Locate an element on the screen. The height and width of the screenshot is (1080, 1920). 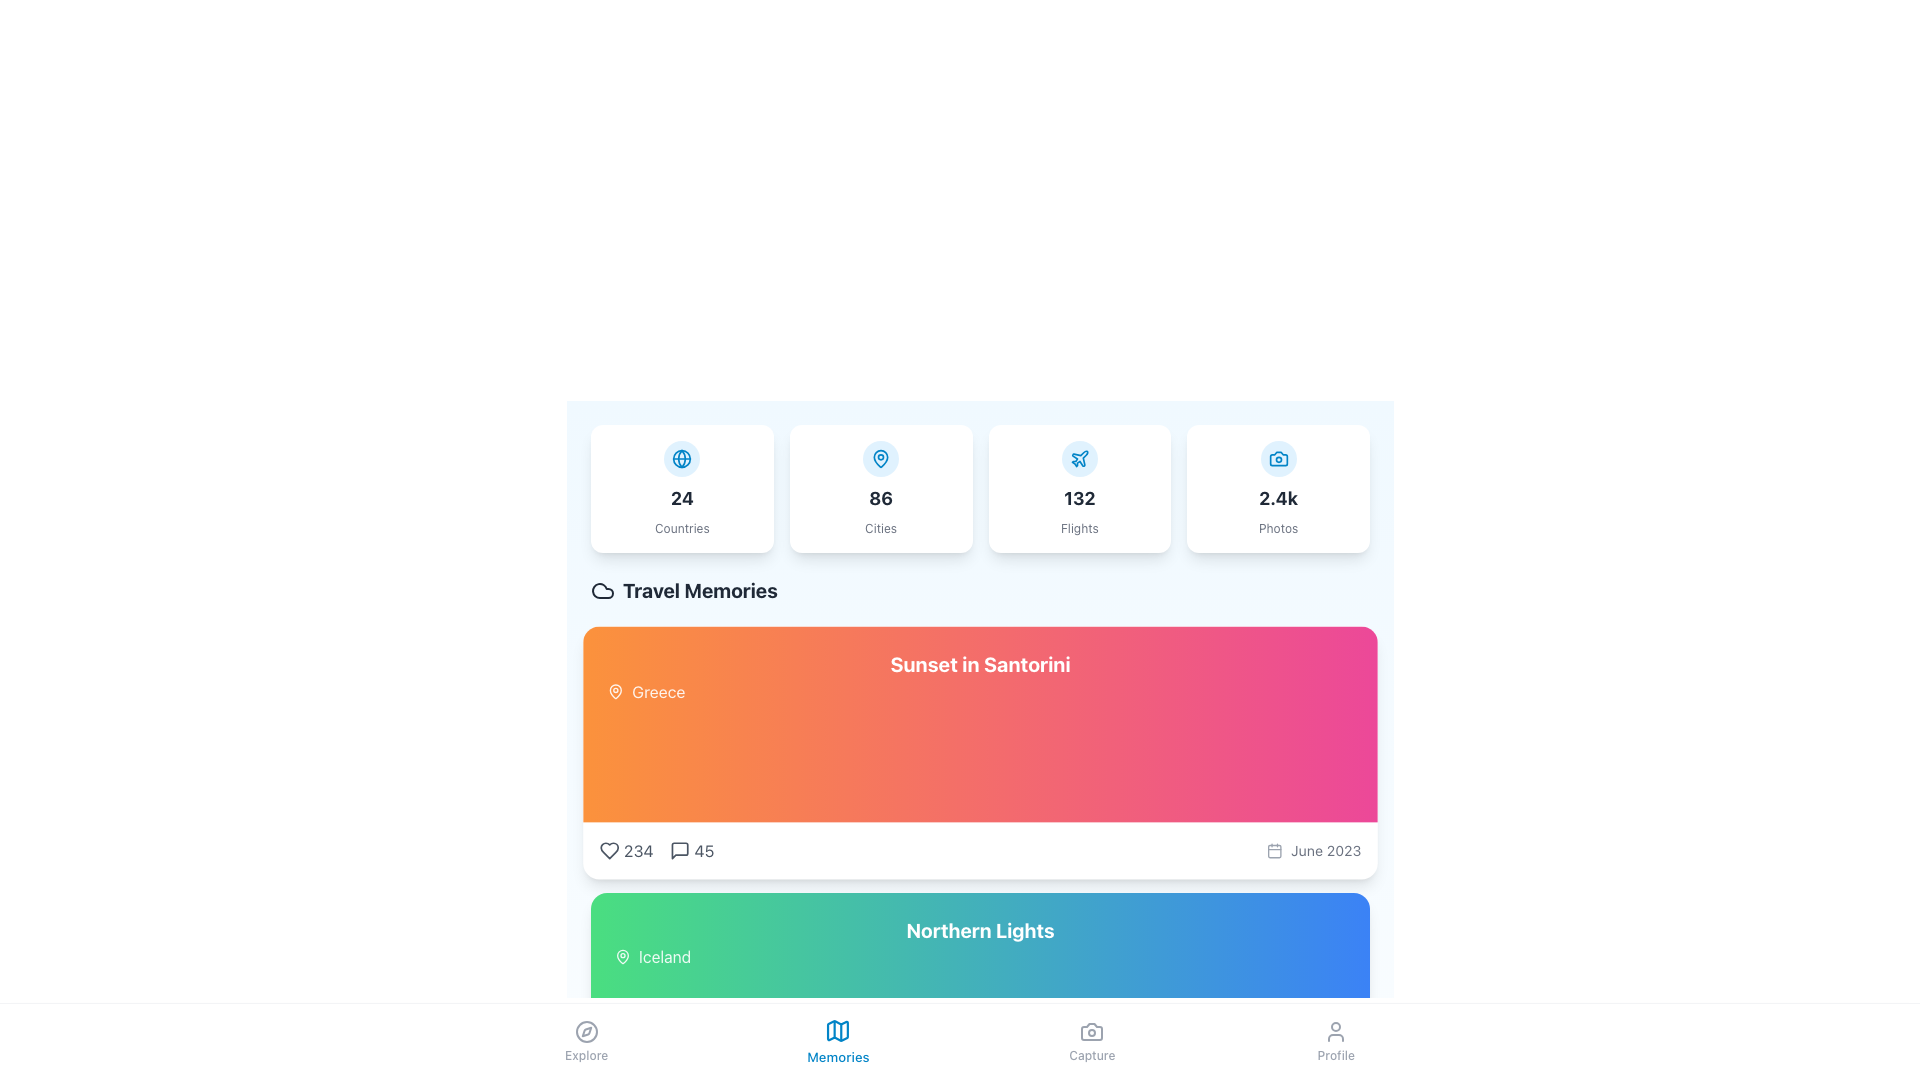
the photo icon located in the fourth tile of the top row, which is the rightmost tile adjacent to the airplane icon is located at coordinates (1276, 459).